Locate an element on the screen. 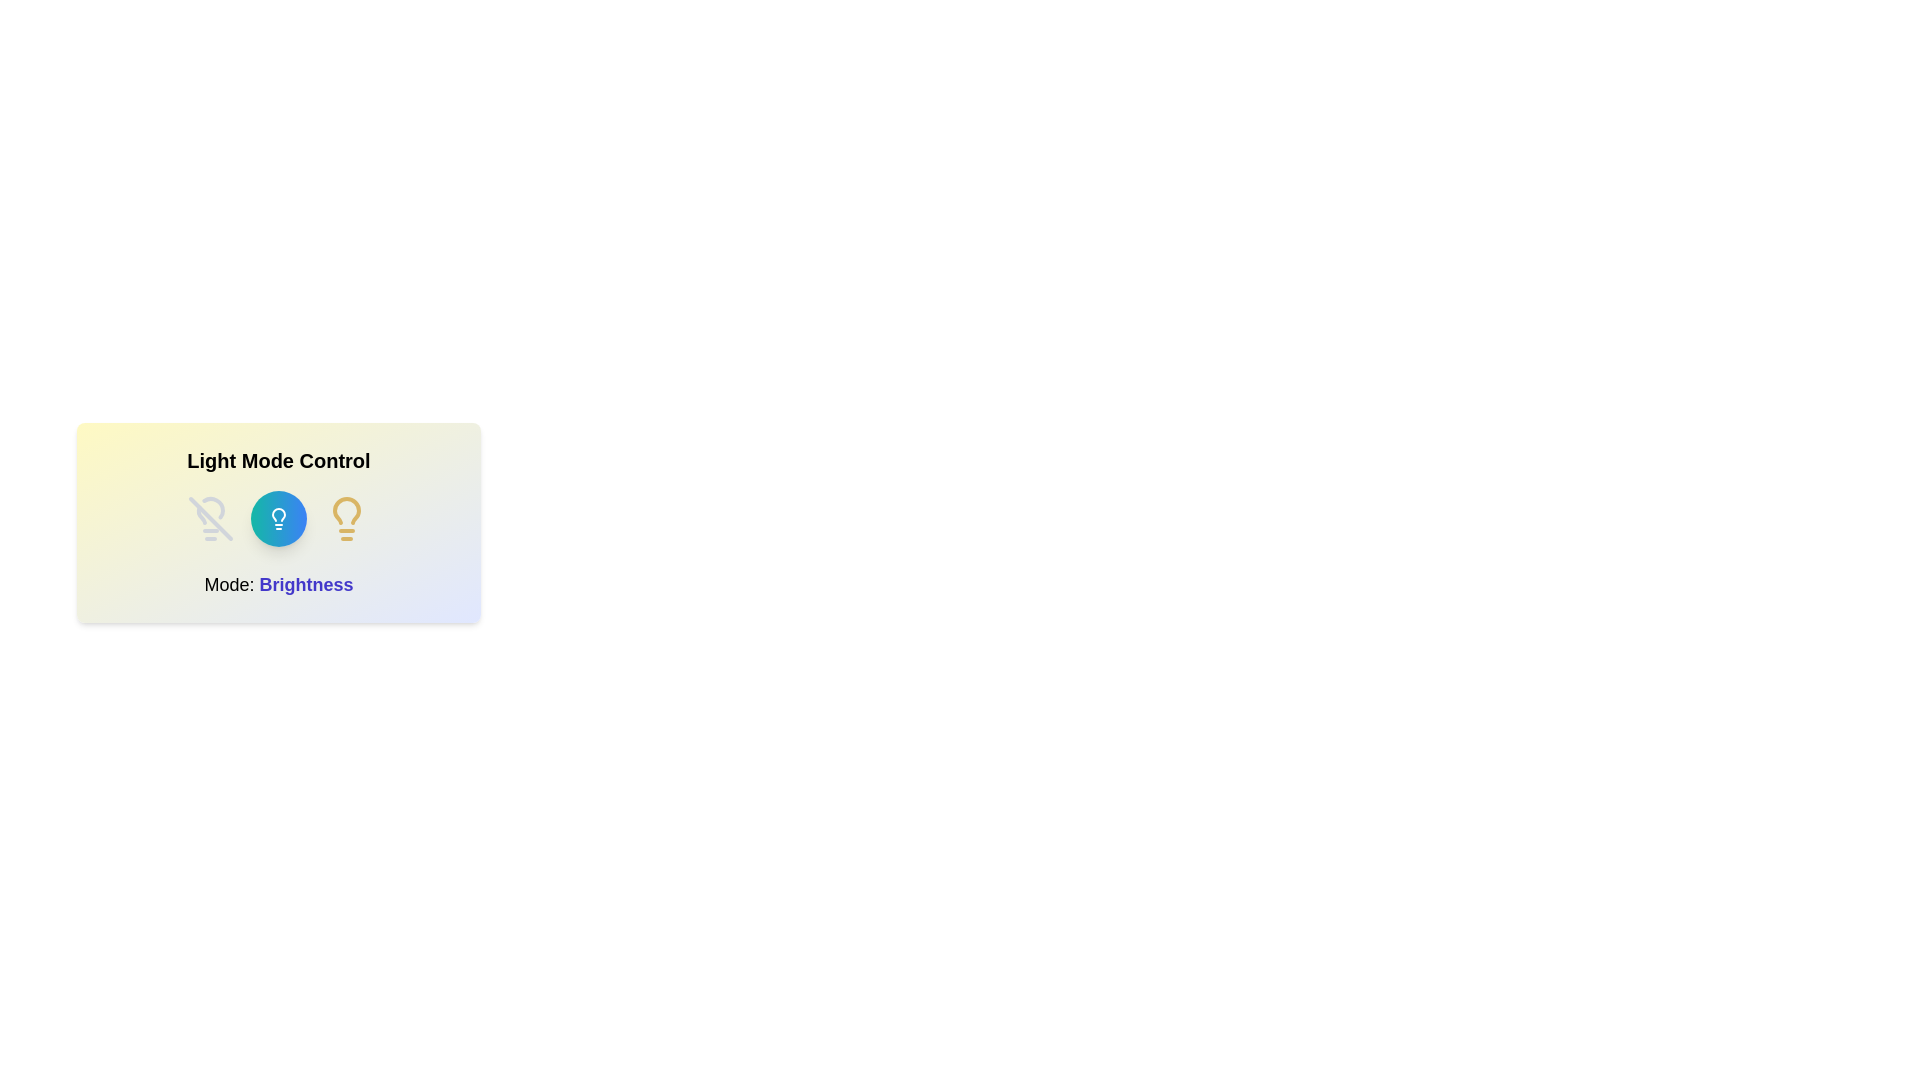 The height and width of the screenshot is (1080, 1920). the lightbulb icon with off state to observe its visual feedback is located at coordinates (211, 518).